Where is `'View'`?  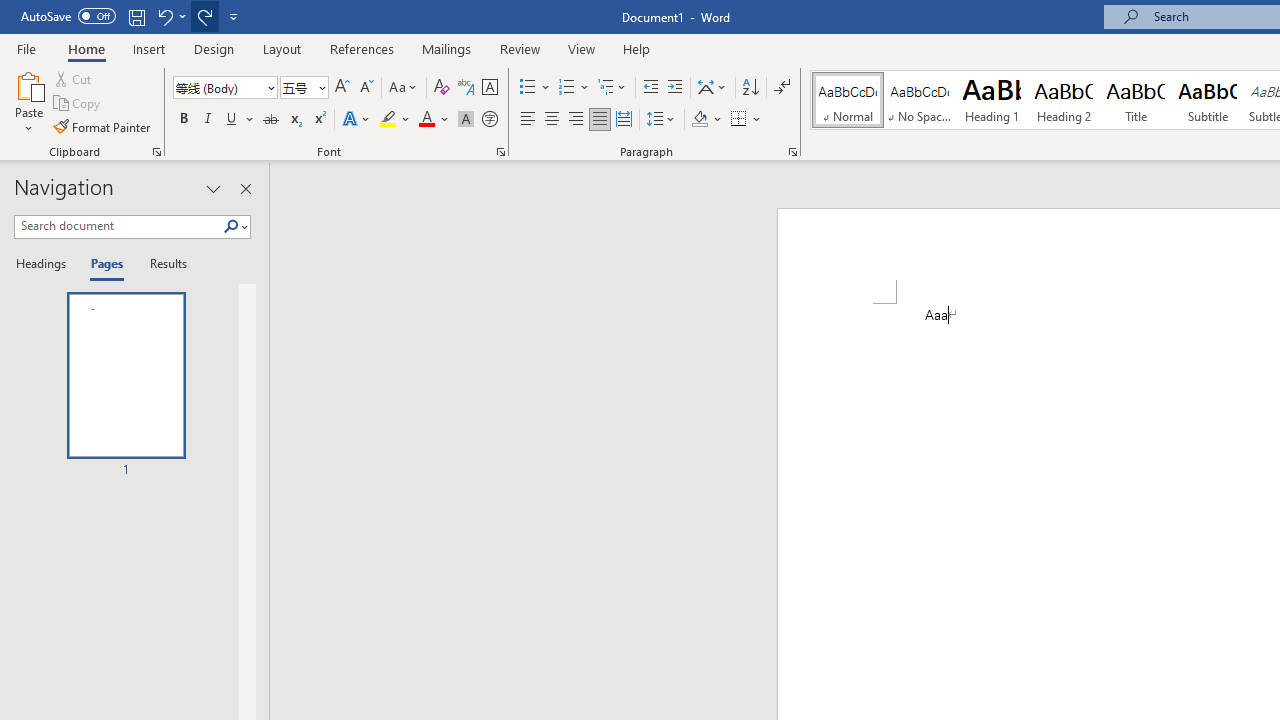
'View' is located at coordinates (581, 48).